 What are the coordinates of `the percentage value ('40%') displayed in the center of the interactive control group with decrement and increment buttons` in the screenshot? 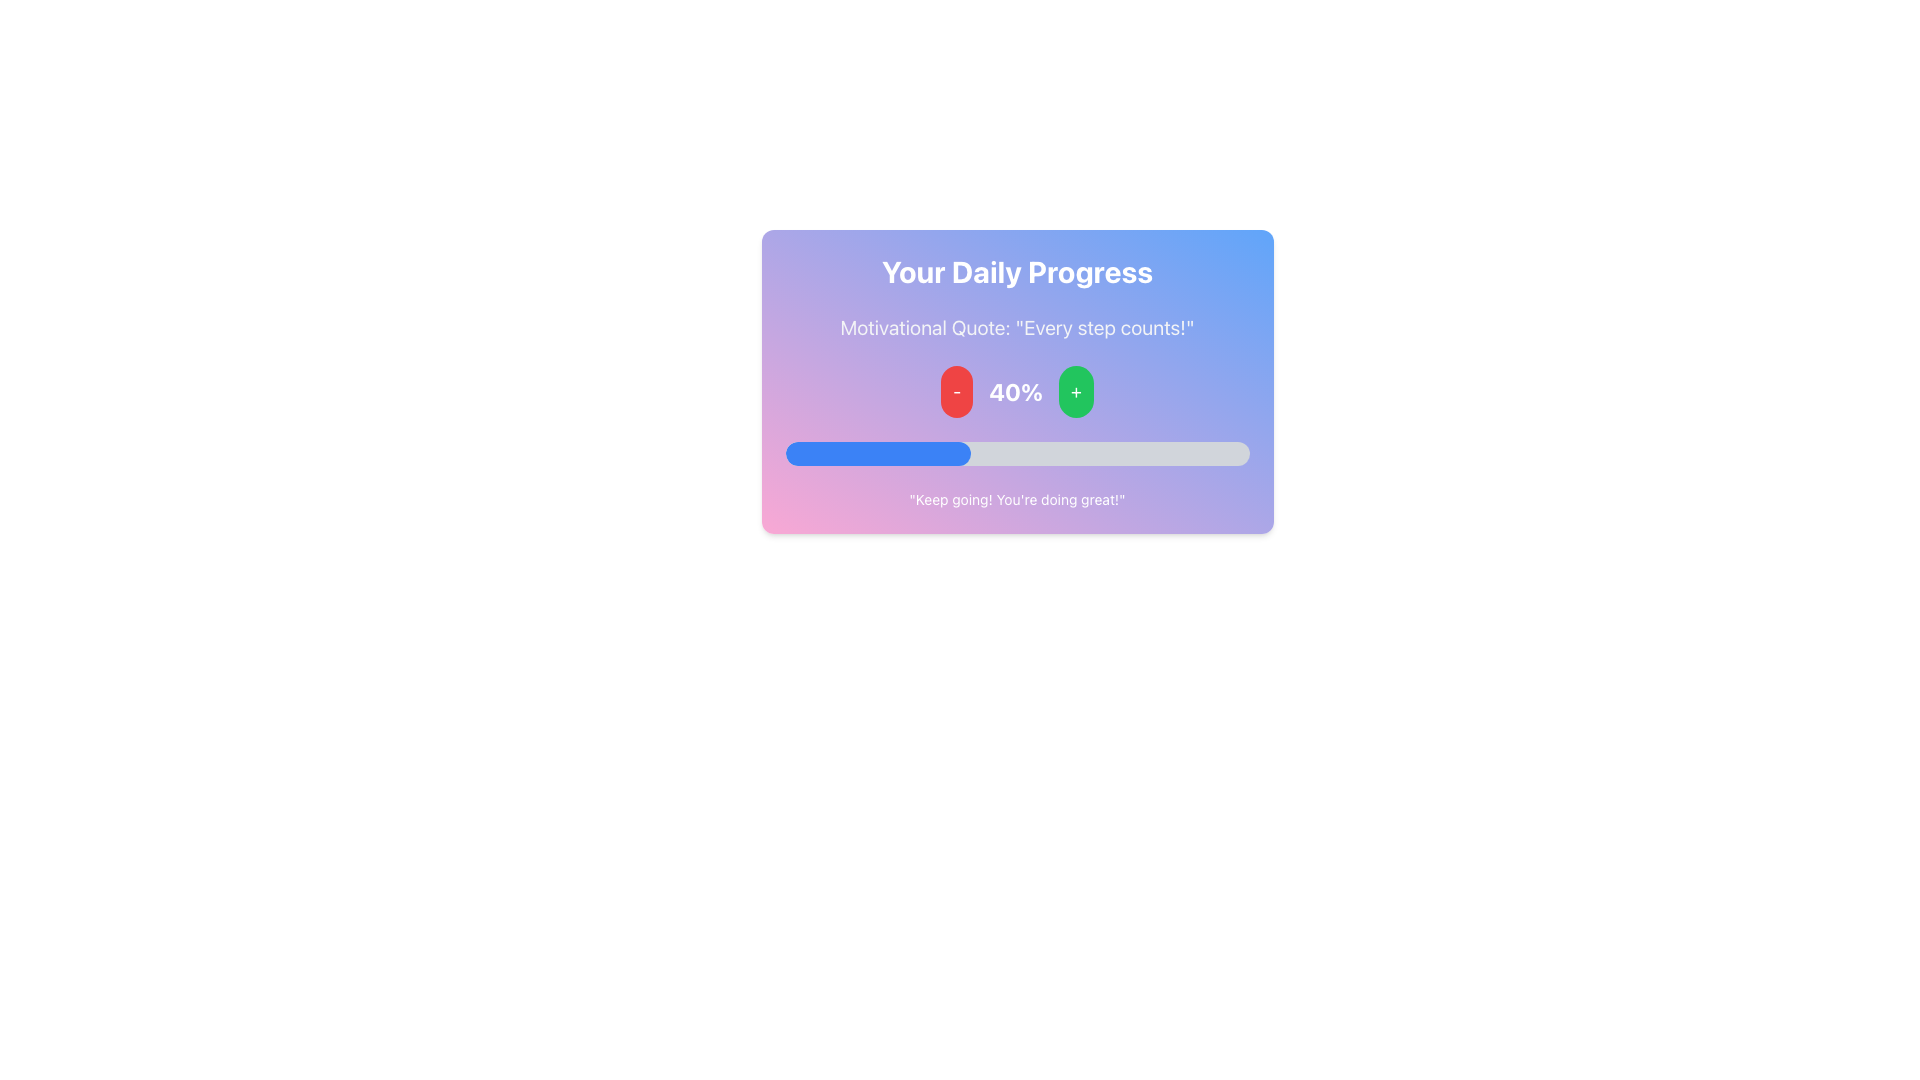 It's located at (1017, 392).